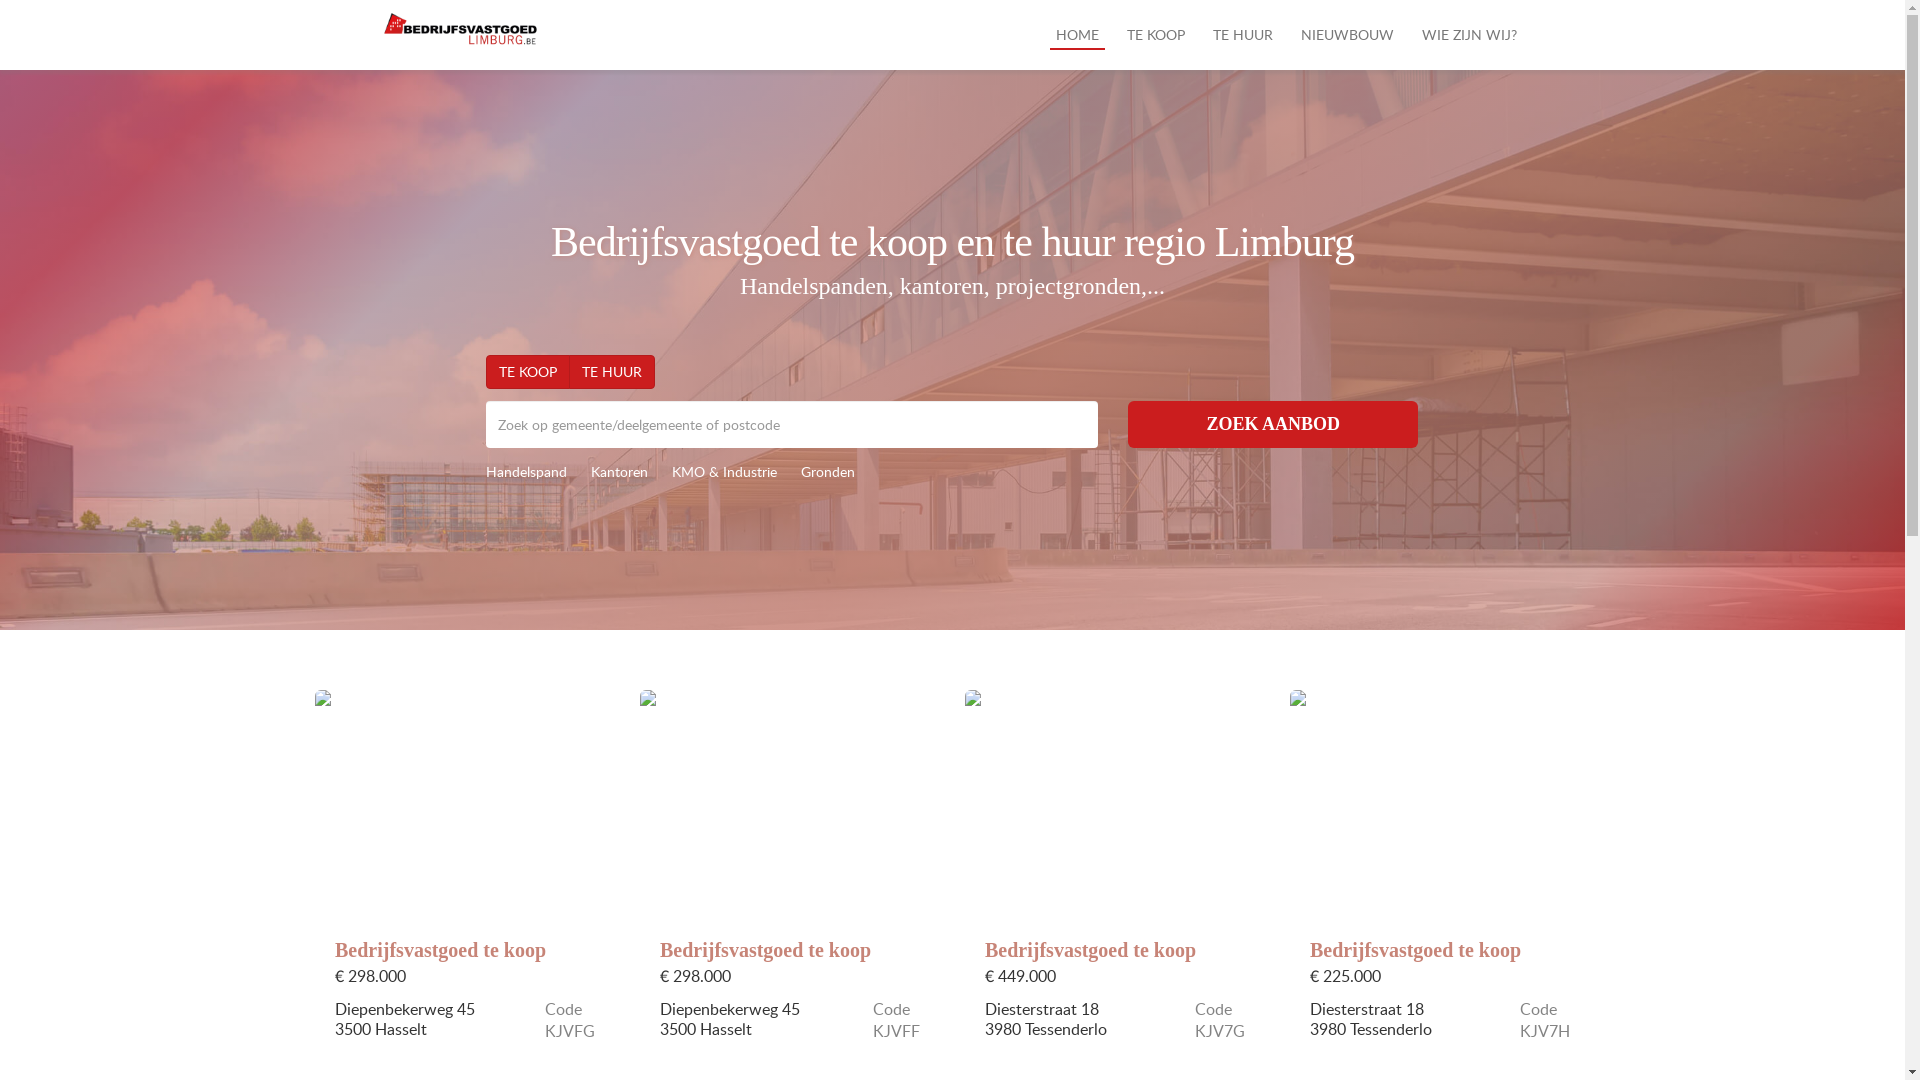 Image resolution: width=1920 pixels, height=1080 pixels. I want to click on 'ZOEK AANBOD', so click(1272, 423).